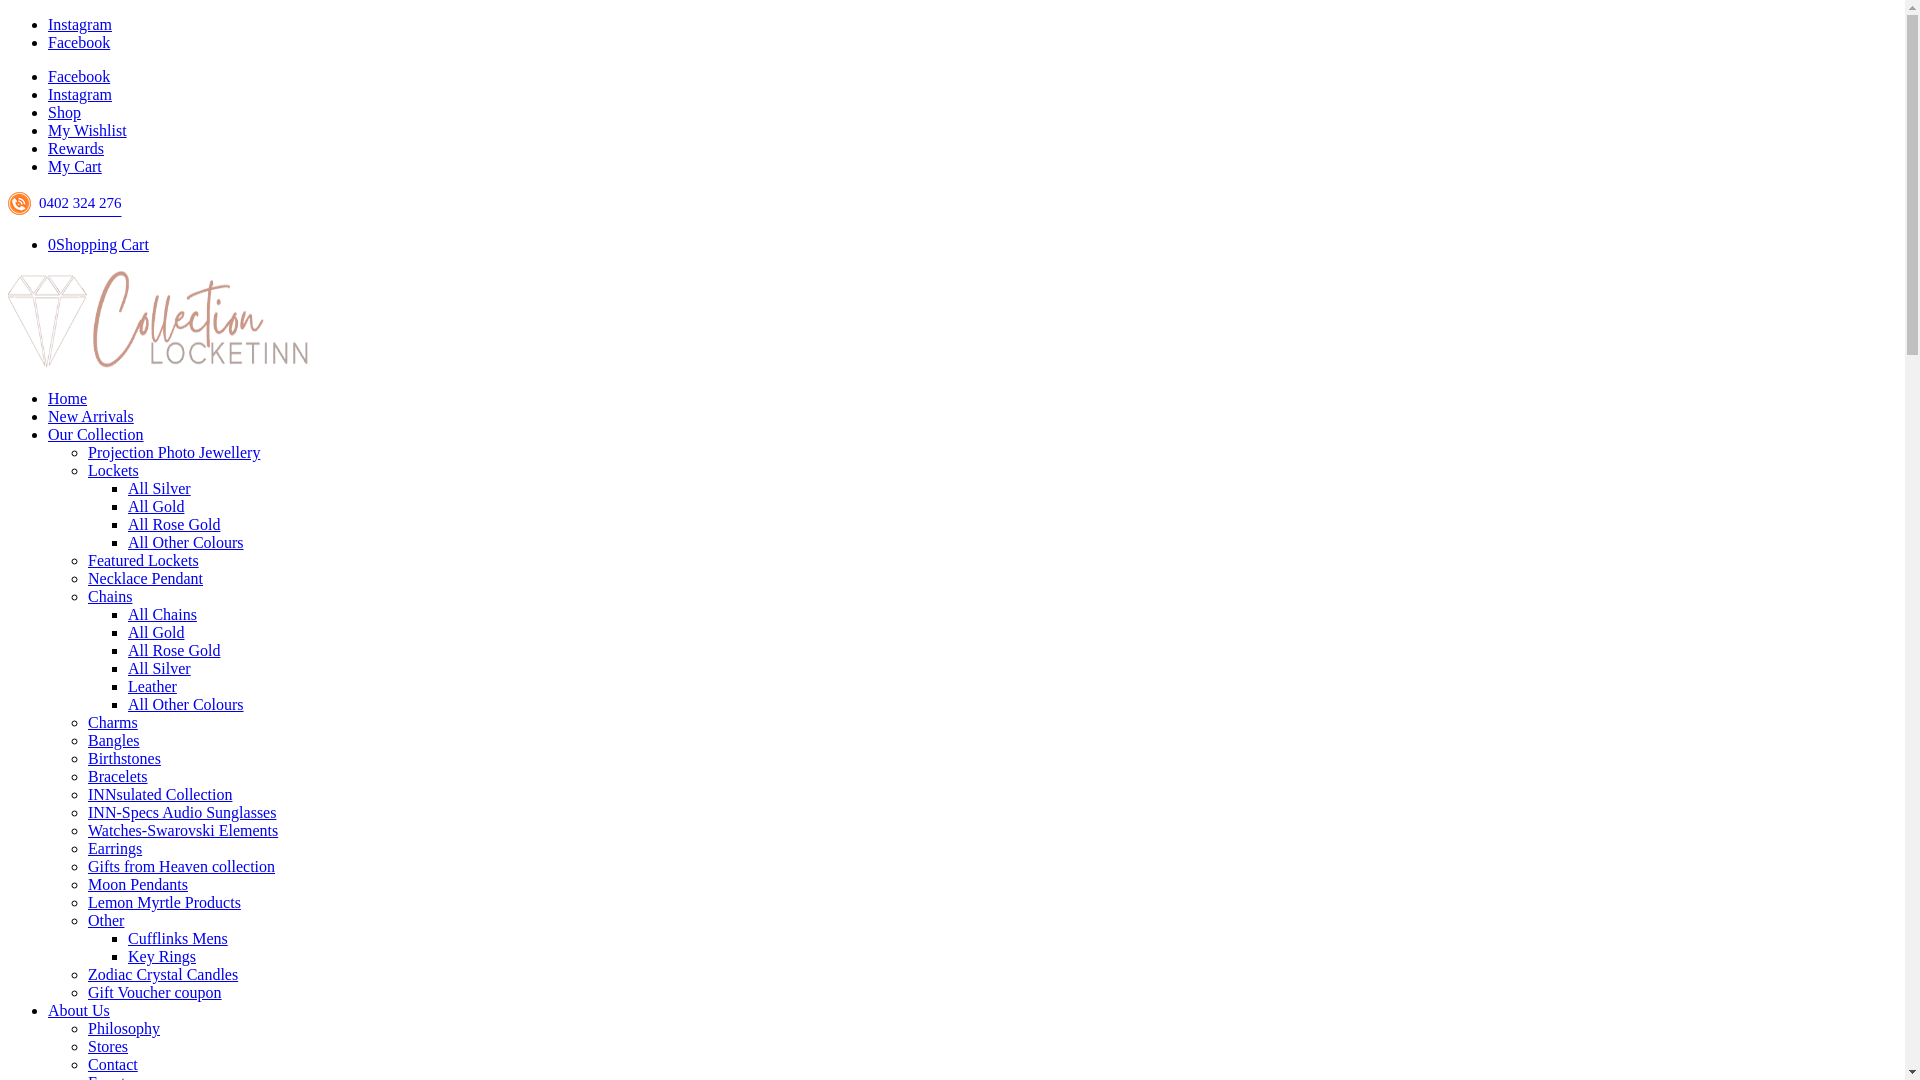 This screenshot has height=1080, width=1920. What do you see at coordinates (113, 740) in the screenshot?
I see `'Bangles'` at bounding box center [113, 740].